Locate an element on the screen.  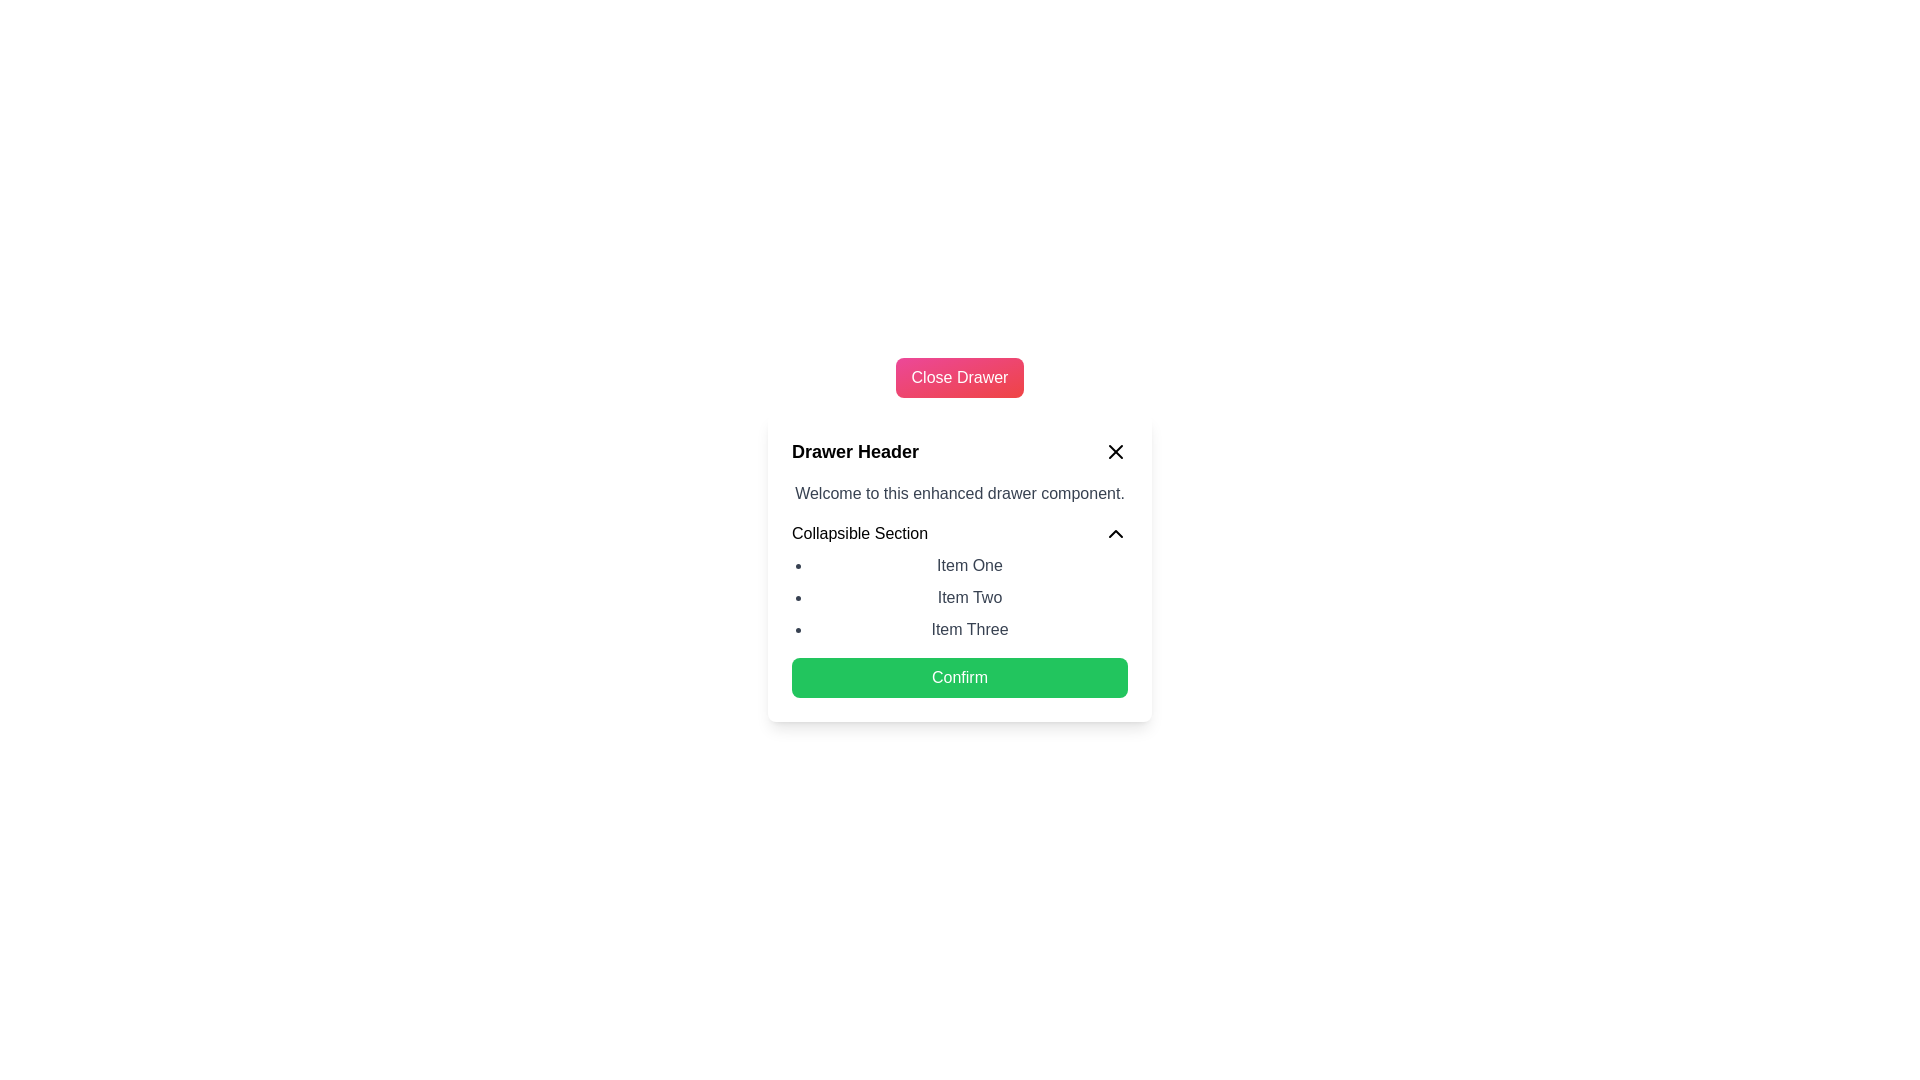
the Cross icon located at the top-right corner of the modal dialog is located at coordinates (1115, 451).